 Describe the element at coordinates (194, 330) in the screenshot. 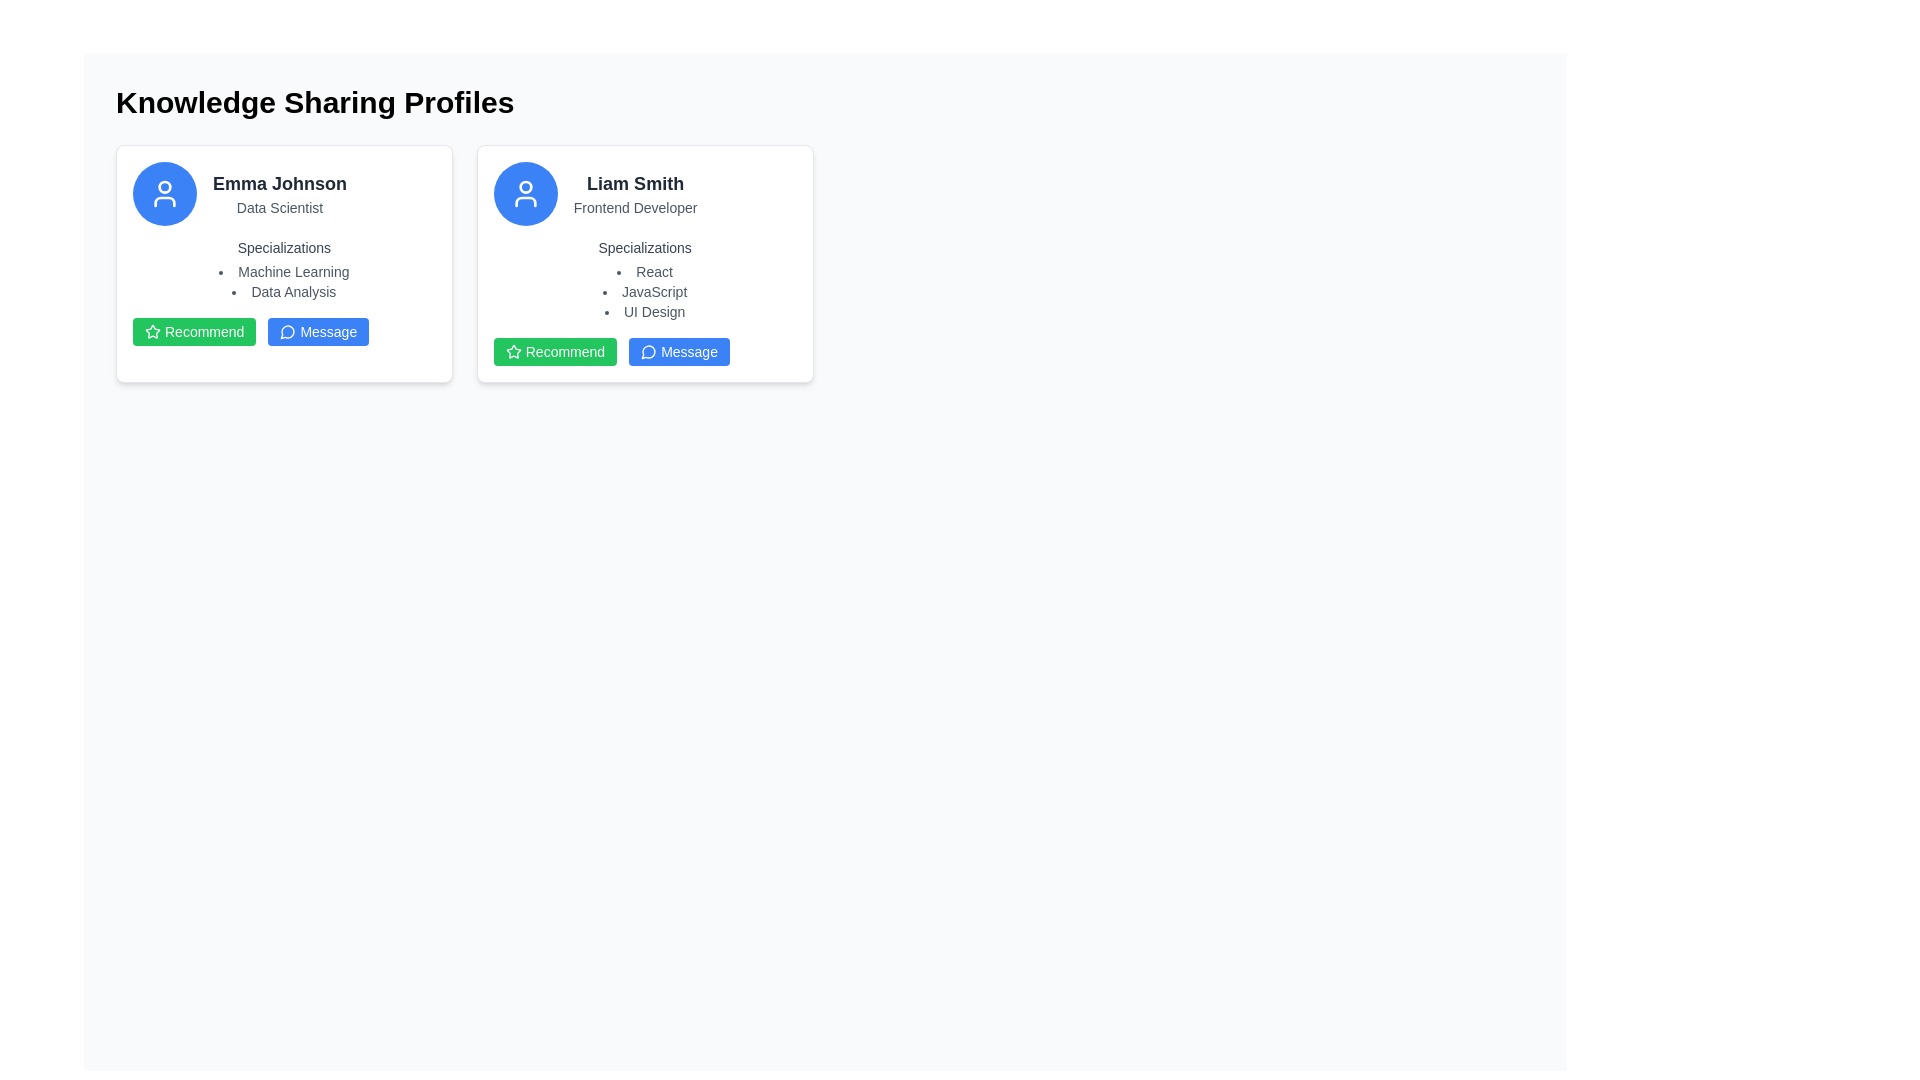

I see `the 'Recommend' button with a green background and a star icon located in the lower section of Emma Johnson's profile card` at that location.